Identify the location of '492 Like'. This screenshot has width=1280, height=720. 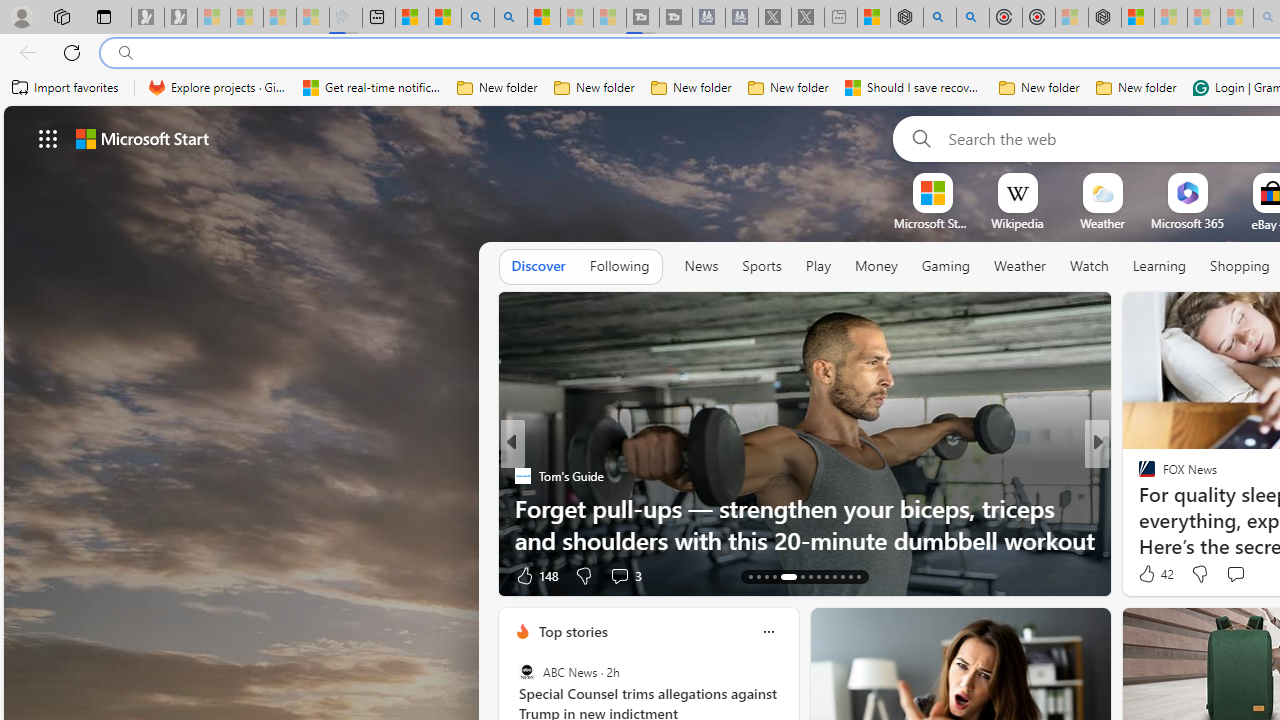
(1152, 575).